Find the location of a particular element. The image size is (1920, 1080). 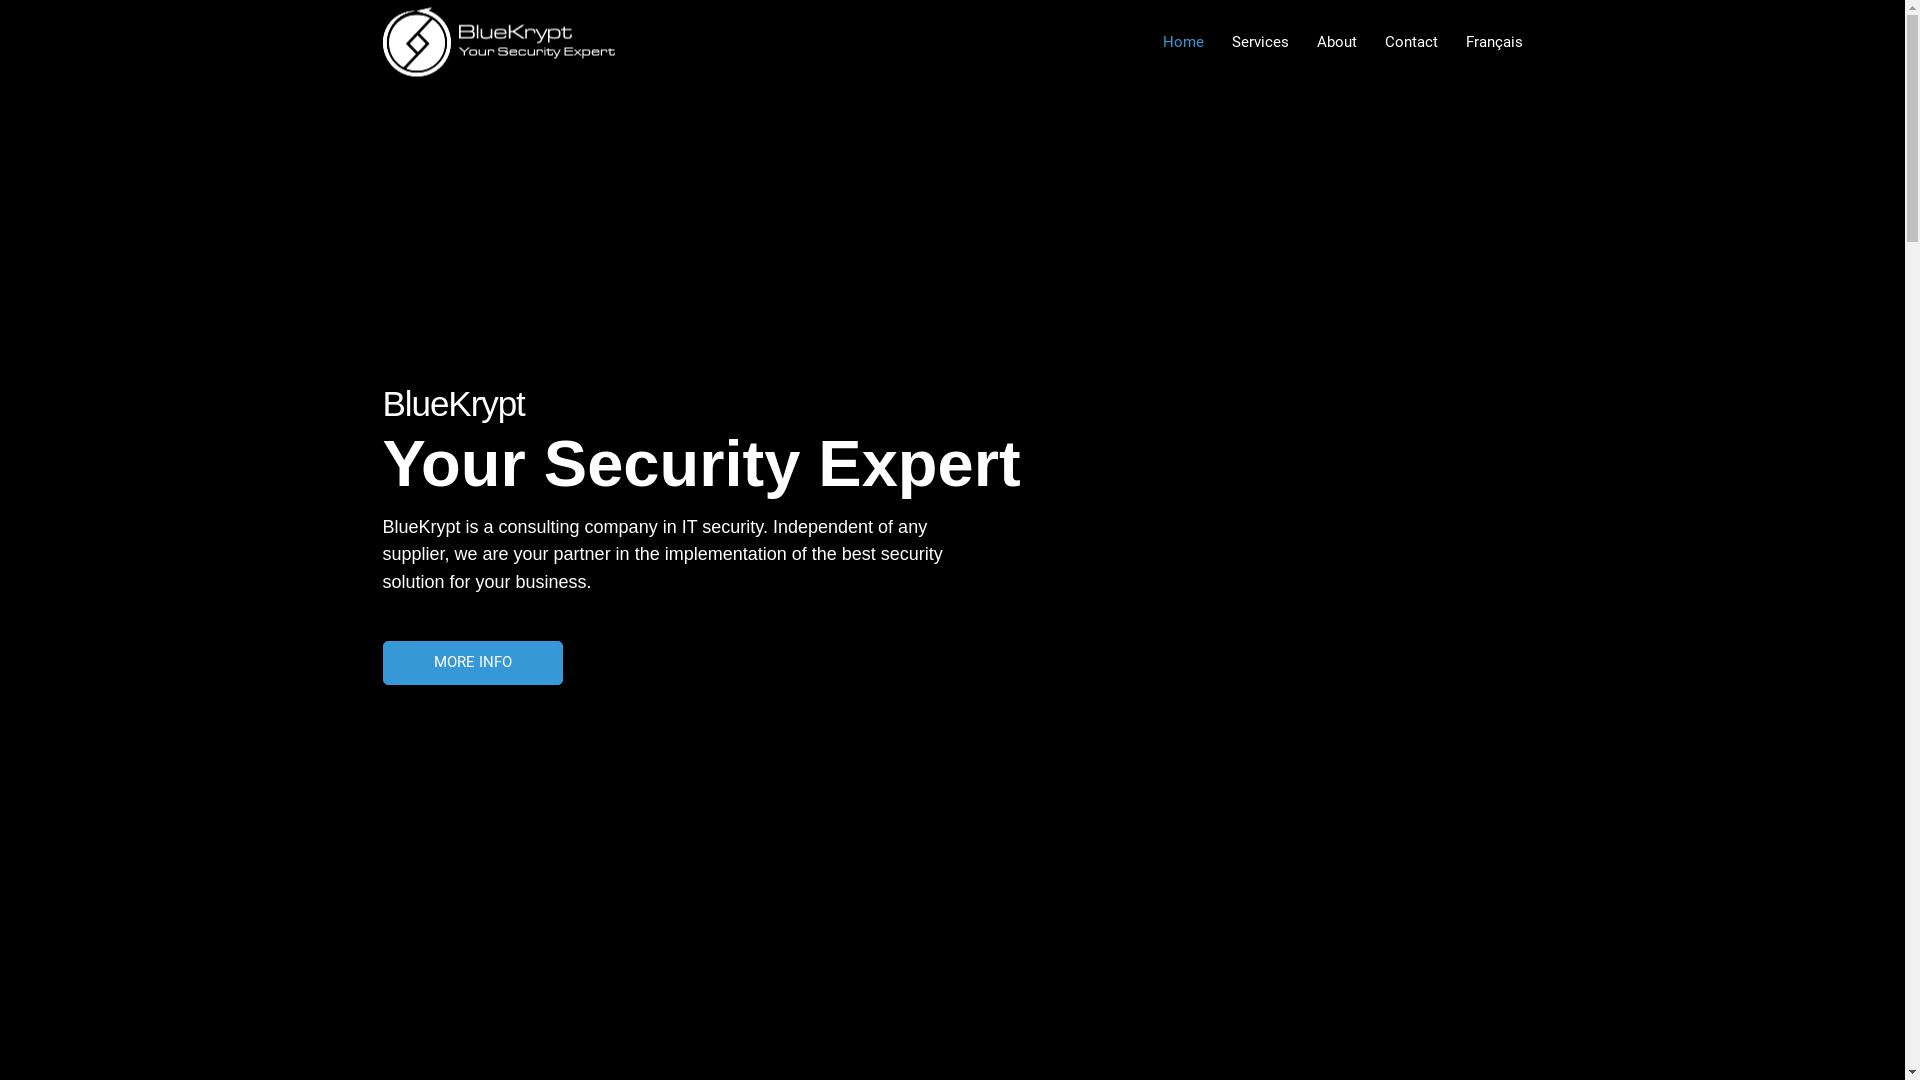

'About' is located at coordinates (1335, 42).